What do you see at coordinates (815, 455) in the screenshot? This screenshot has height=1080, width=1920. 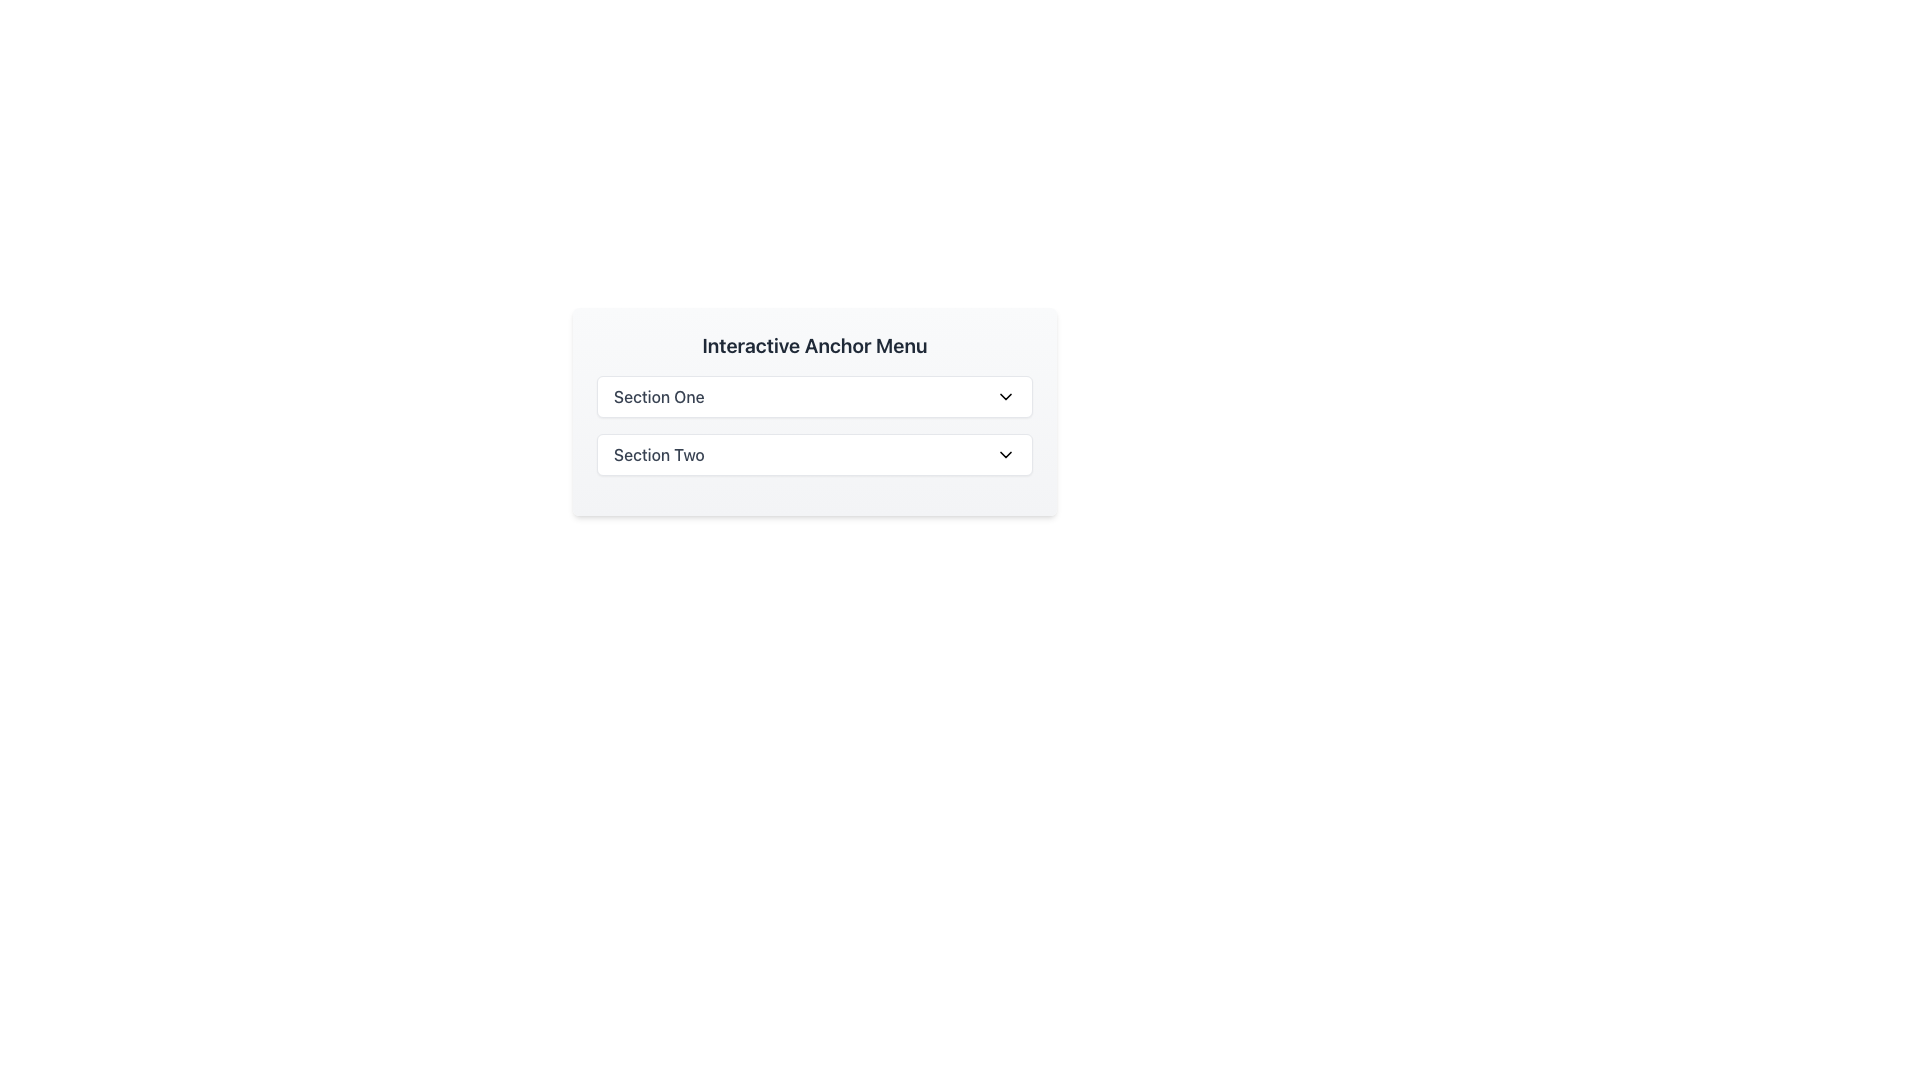 I see `the 'Section Two' dropdown button for keyboard navigation` at bounding box center [815, 455].